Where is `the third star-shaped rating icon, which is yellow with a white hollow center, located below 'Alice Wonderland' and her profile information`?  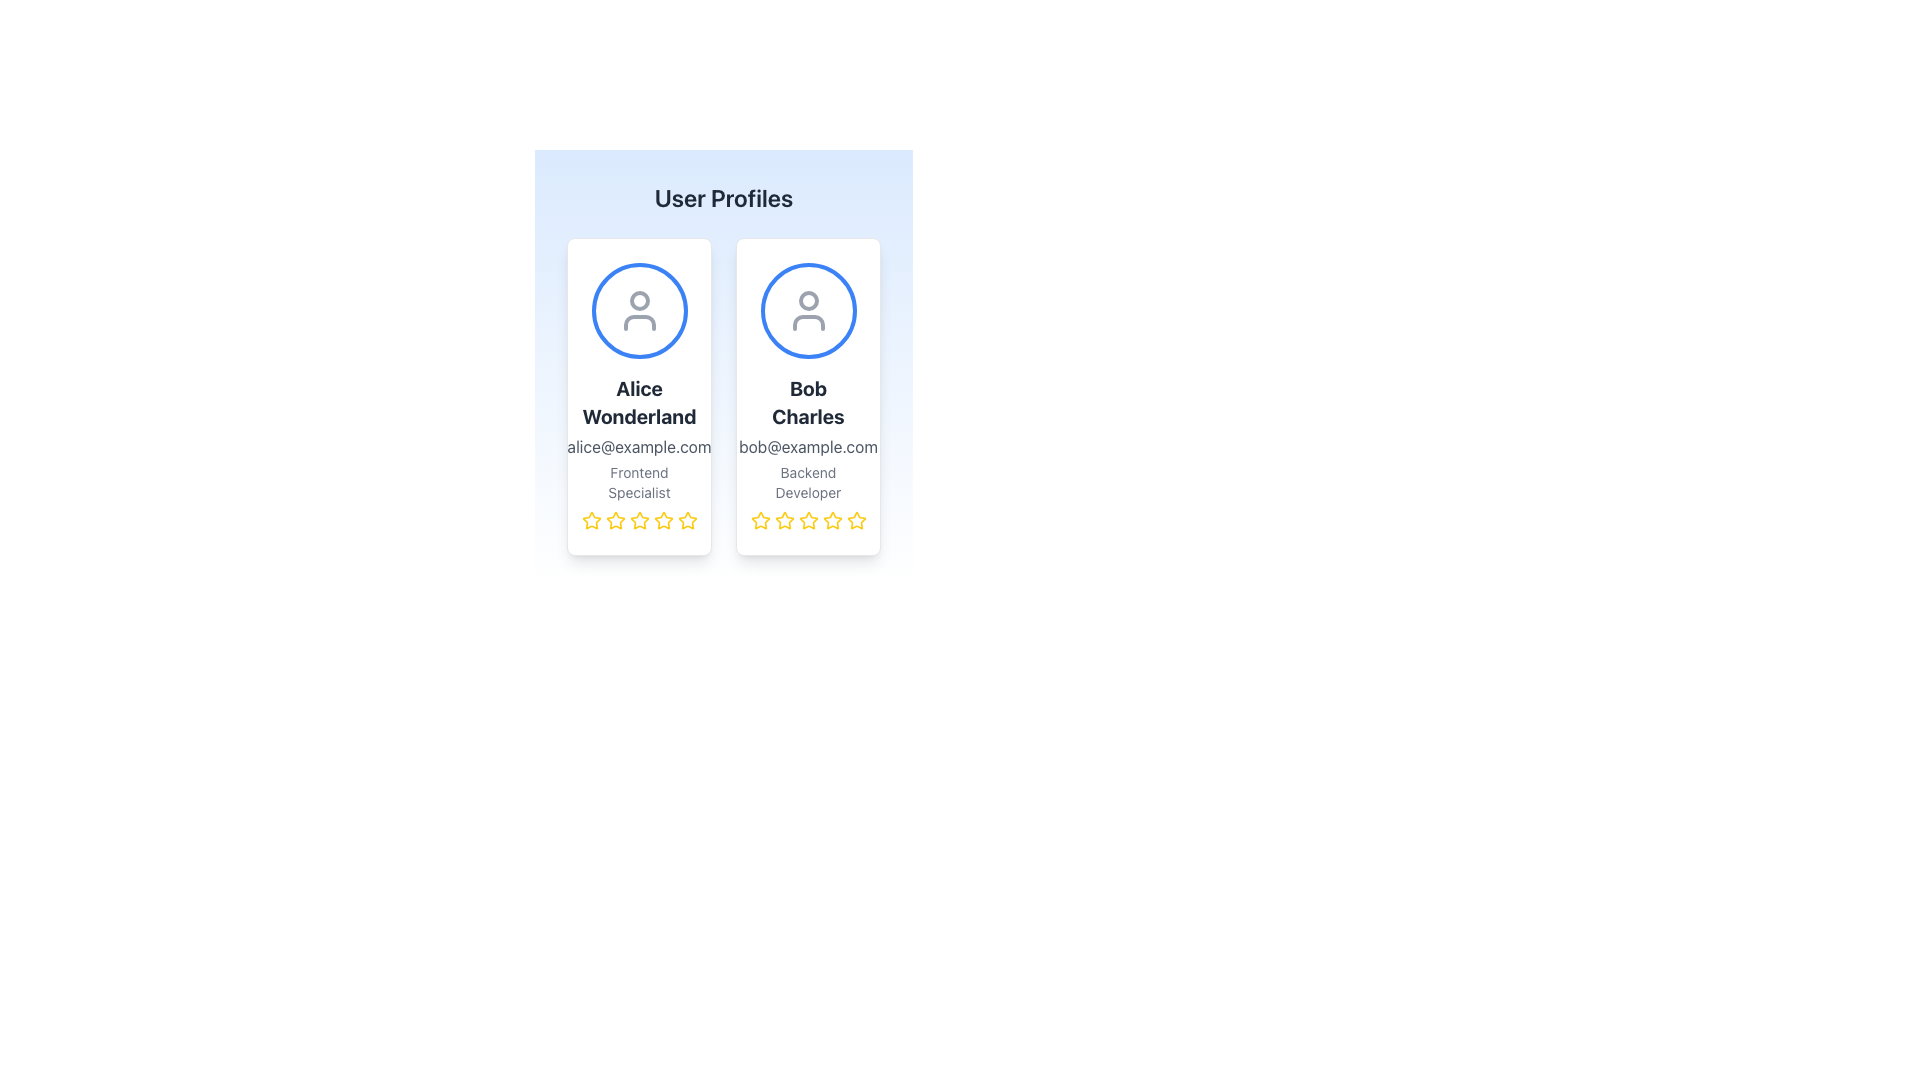
the third star-shaped rating icon, which is yellow with a white hollow center, located below 'Alice Wonderland' and her profile information is located at coordinates (614, 519).